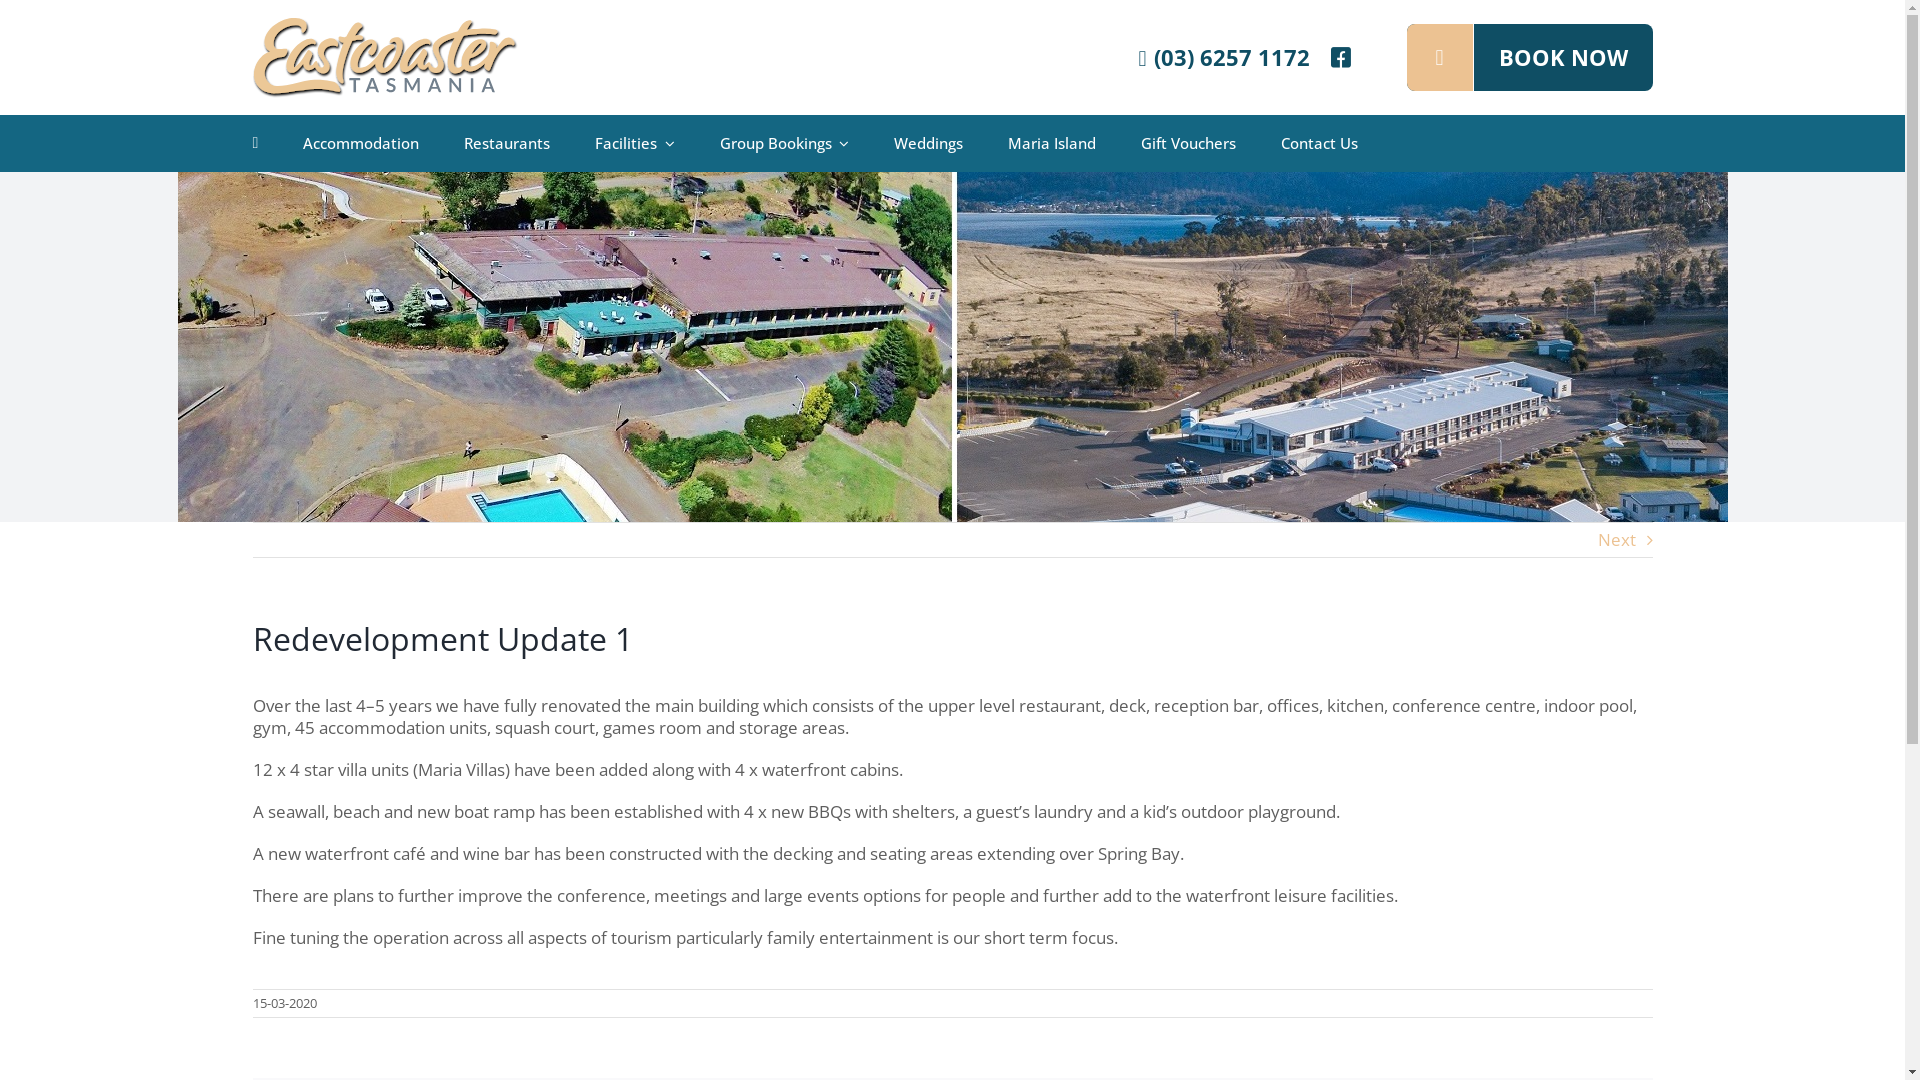 The width and height of the screenshot is (1920, 1080). Describe the element at coordinates (927, 142) in the screenshot. I see `'Weddings'` at that location.